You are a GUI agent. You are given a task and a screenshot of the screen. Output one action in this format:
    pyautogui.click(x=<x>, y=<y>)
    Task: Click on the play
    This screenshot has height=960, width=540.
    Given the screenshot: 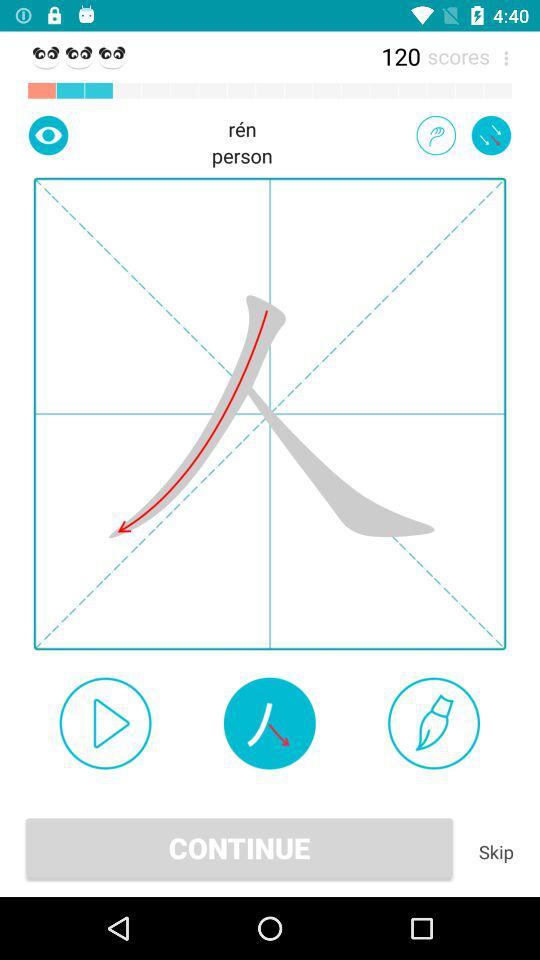 What is the action you would take?
    pyautogui.click(x=105, y=722)
    